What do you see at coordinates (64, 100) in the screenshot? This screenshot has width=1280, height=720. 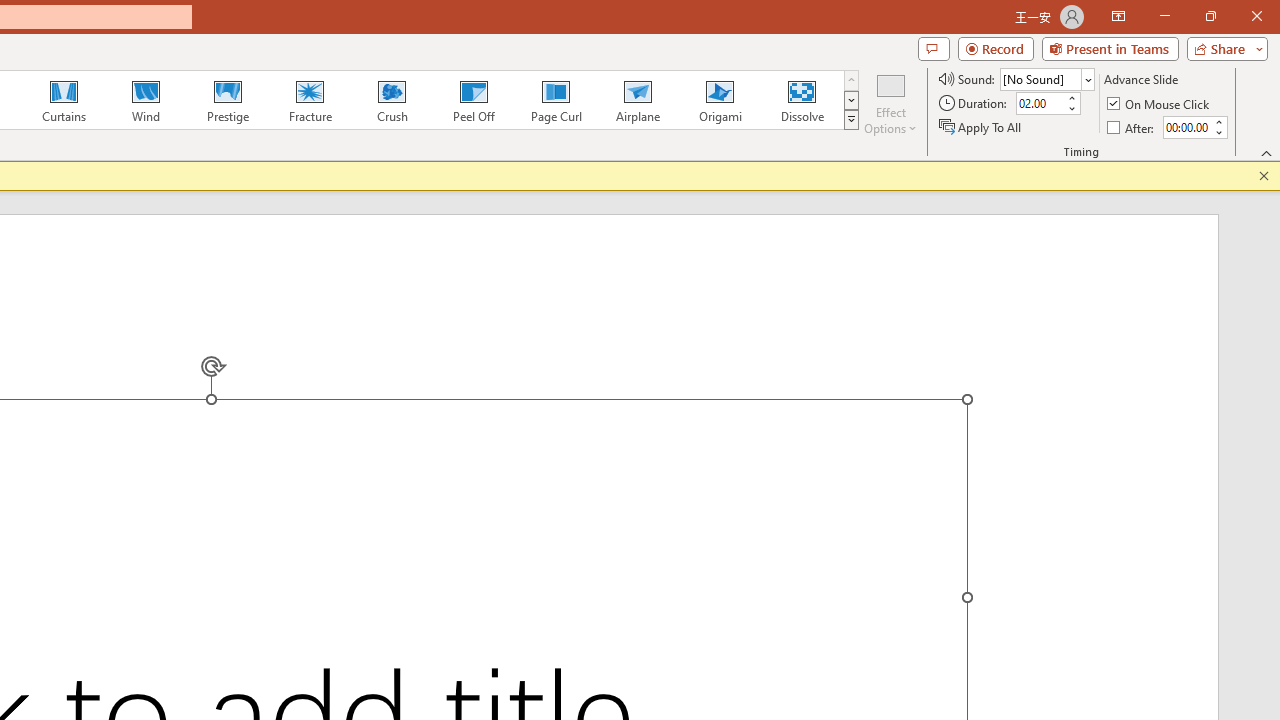 I see `'Curtains'` at bounding box center [64, 100].